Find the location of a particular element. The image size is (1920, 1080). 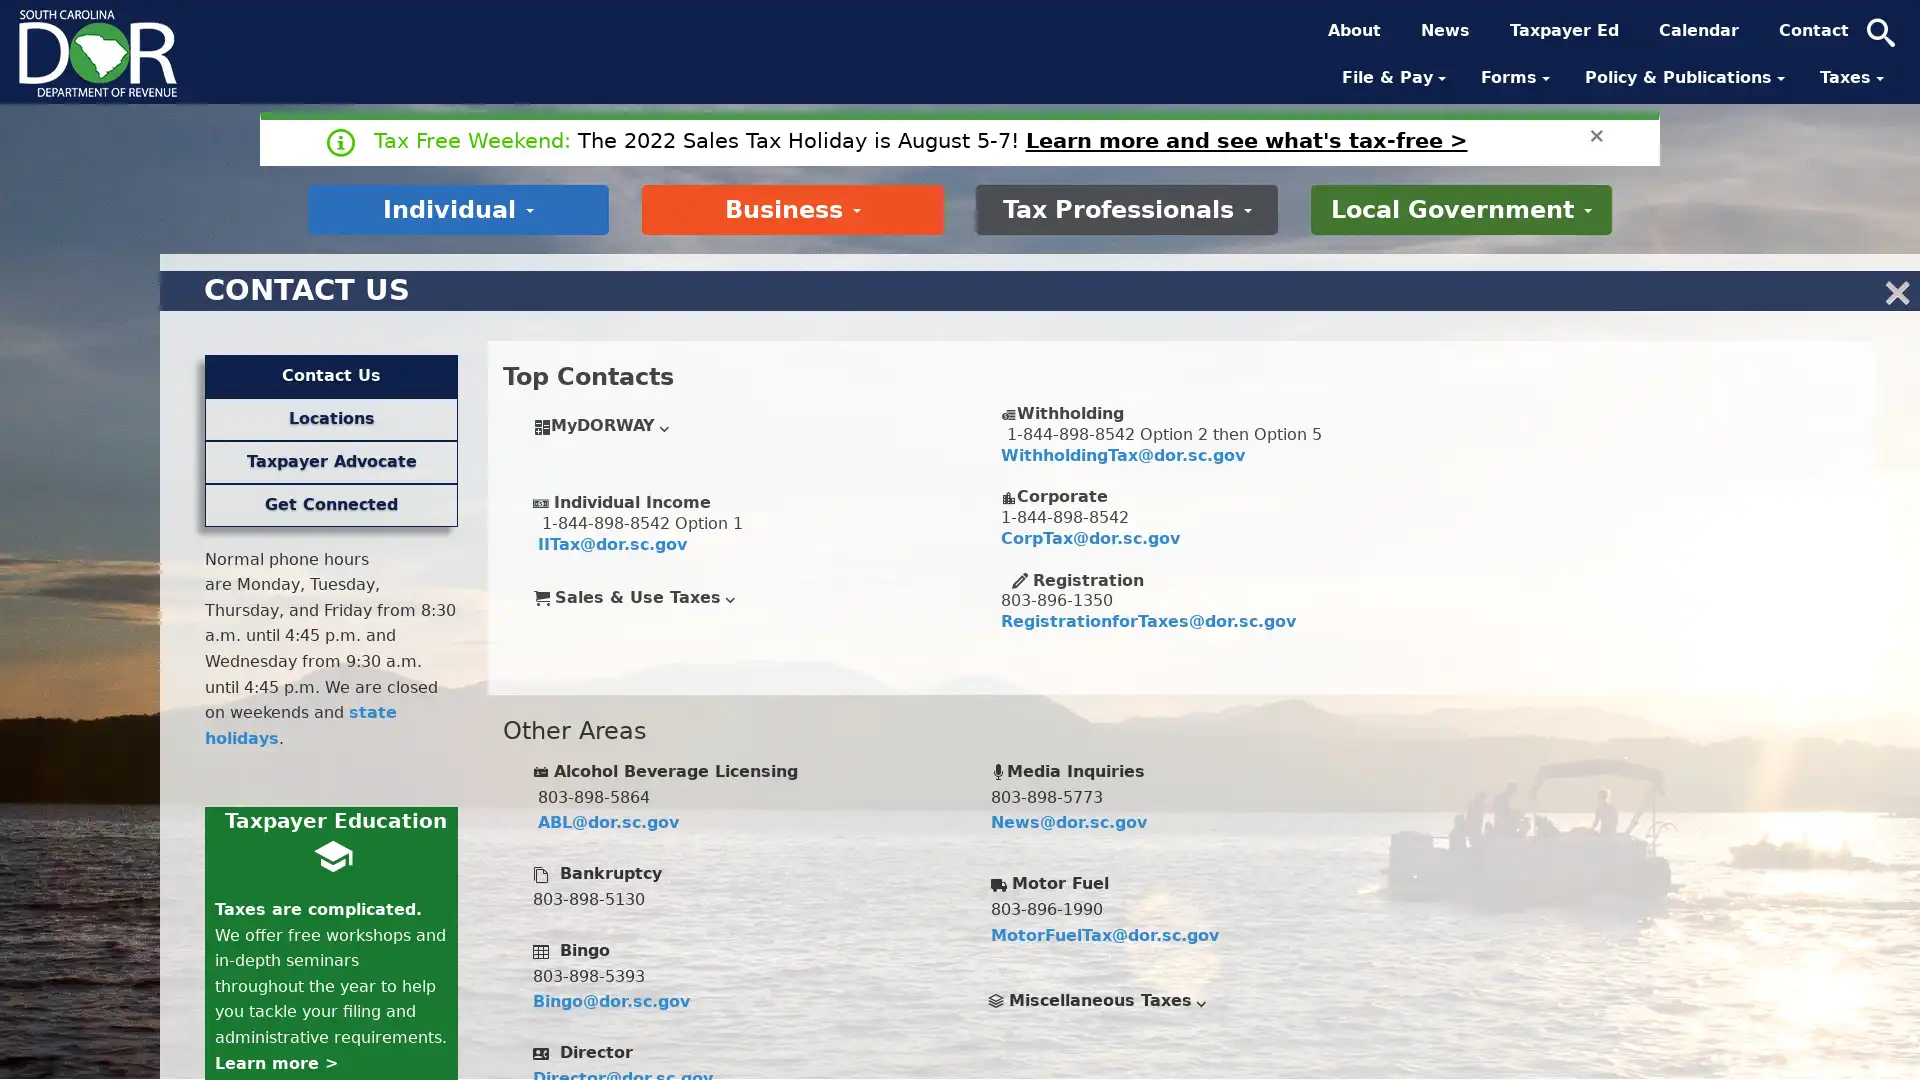

Forms is located at coordinates (1517, 76).